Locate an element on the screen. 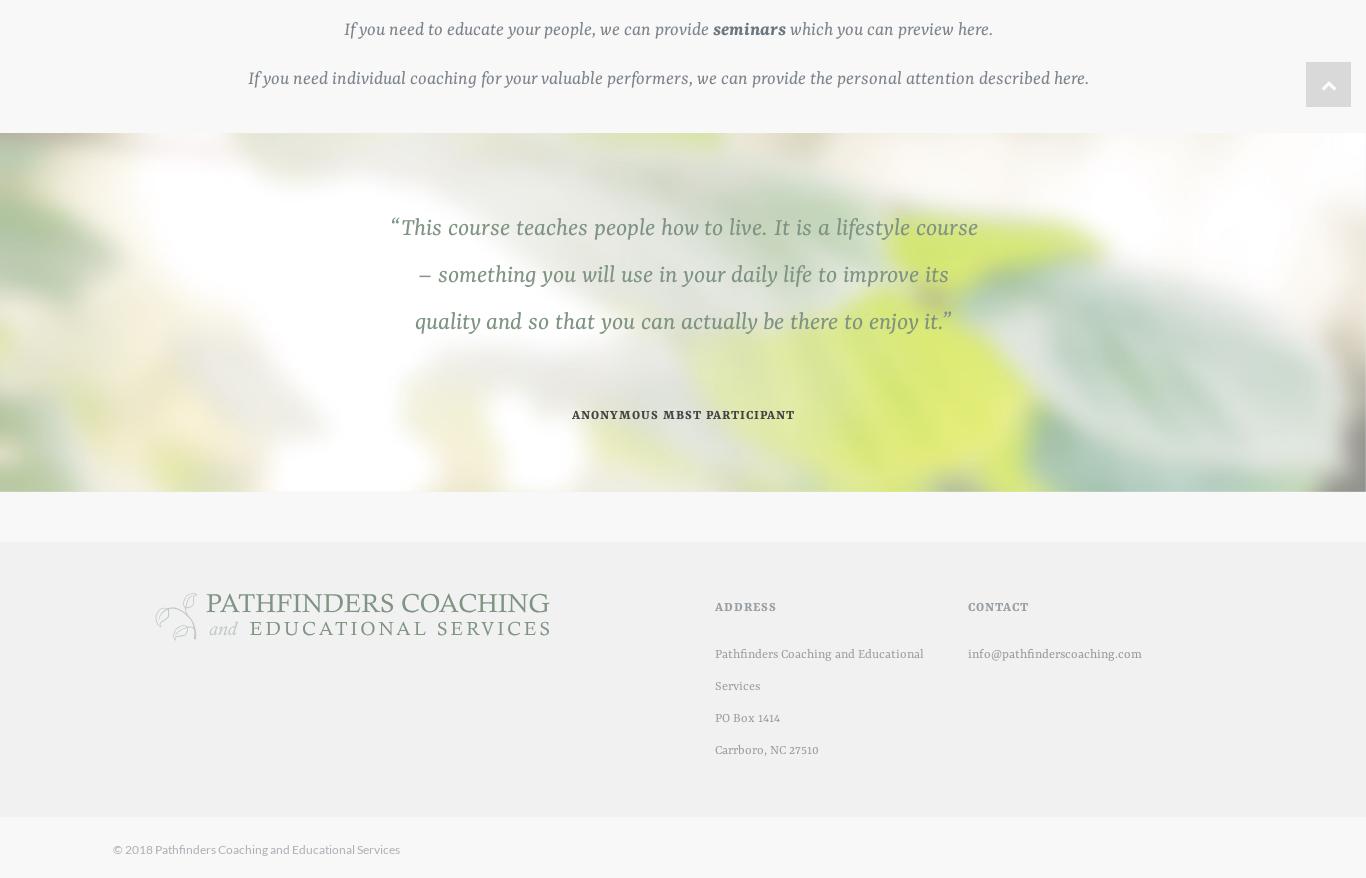 The height and width of the screenshot is (878, 1366). 'info@pathfinderscoaching.com' is located at coordinates (1053, 653).